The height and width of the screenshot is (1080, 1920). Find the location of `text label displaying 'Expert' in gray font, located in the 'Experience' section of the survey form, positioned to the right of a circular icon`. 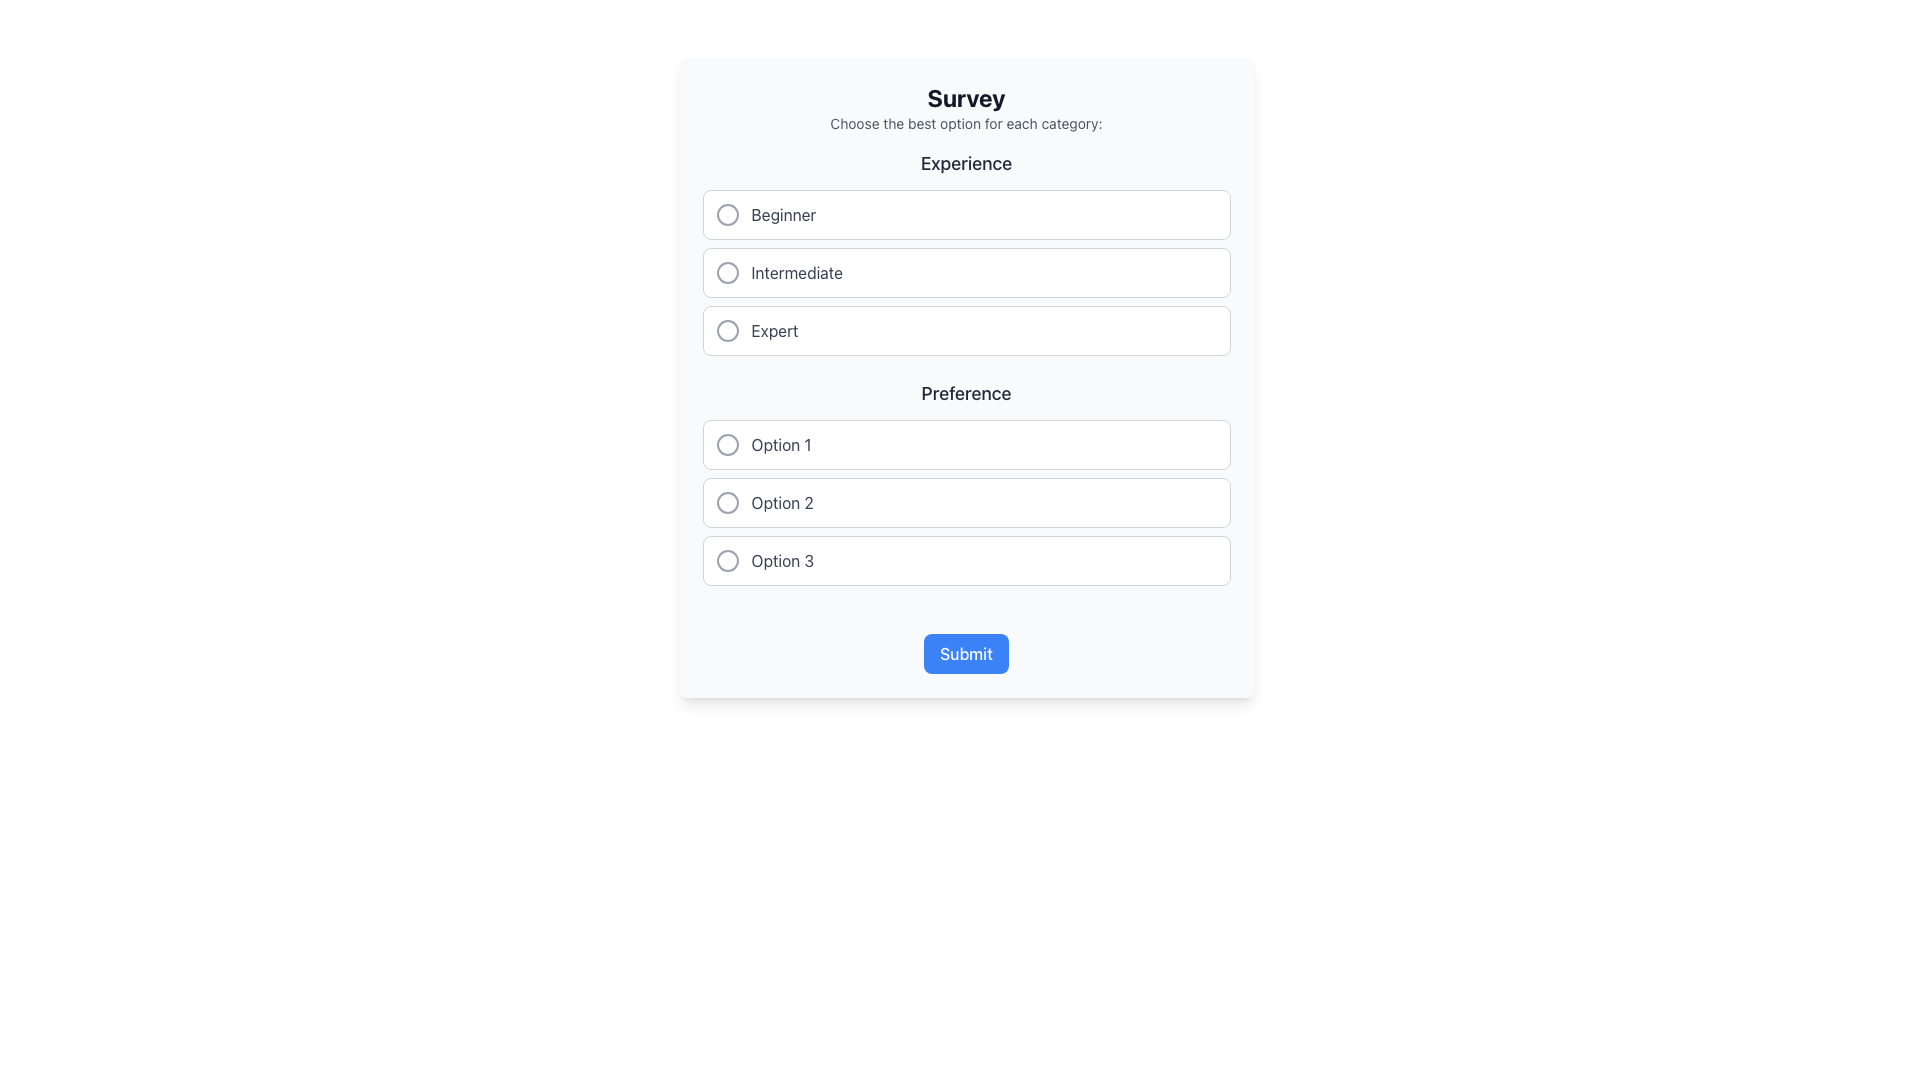

text label displaying 'Expert' in gray font, located in the 'Experience' section of the survey form, positioned to the right of a circular icon is located at coordinates (774, 330).